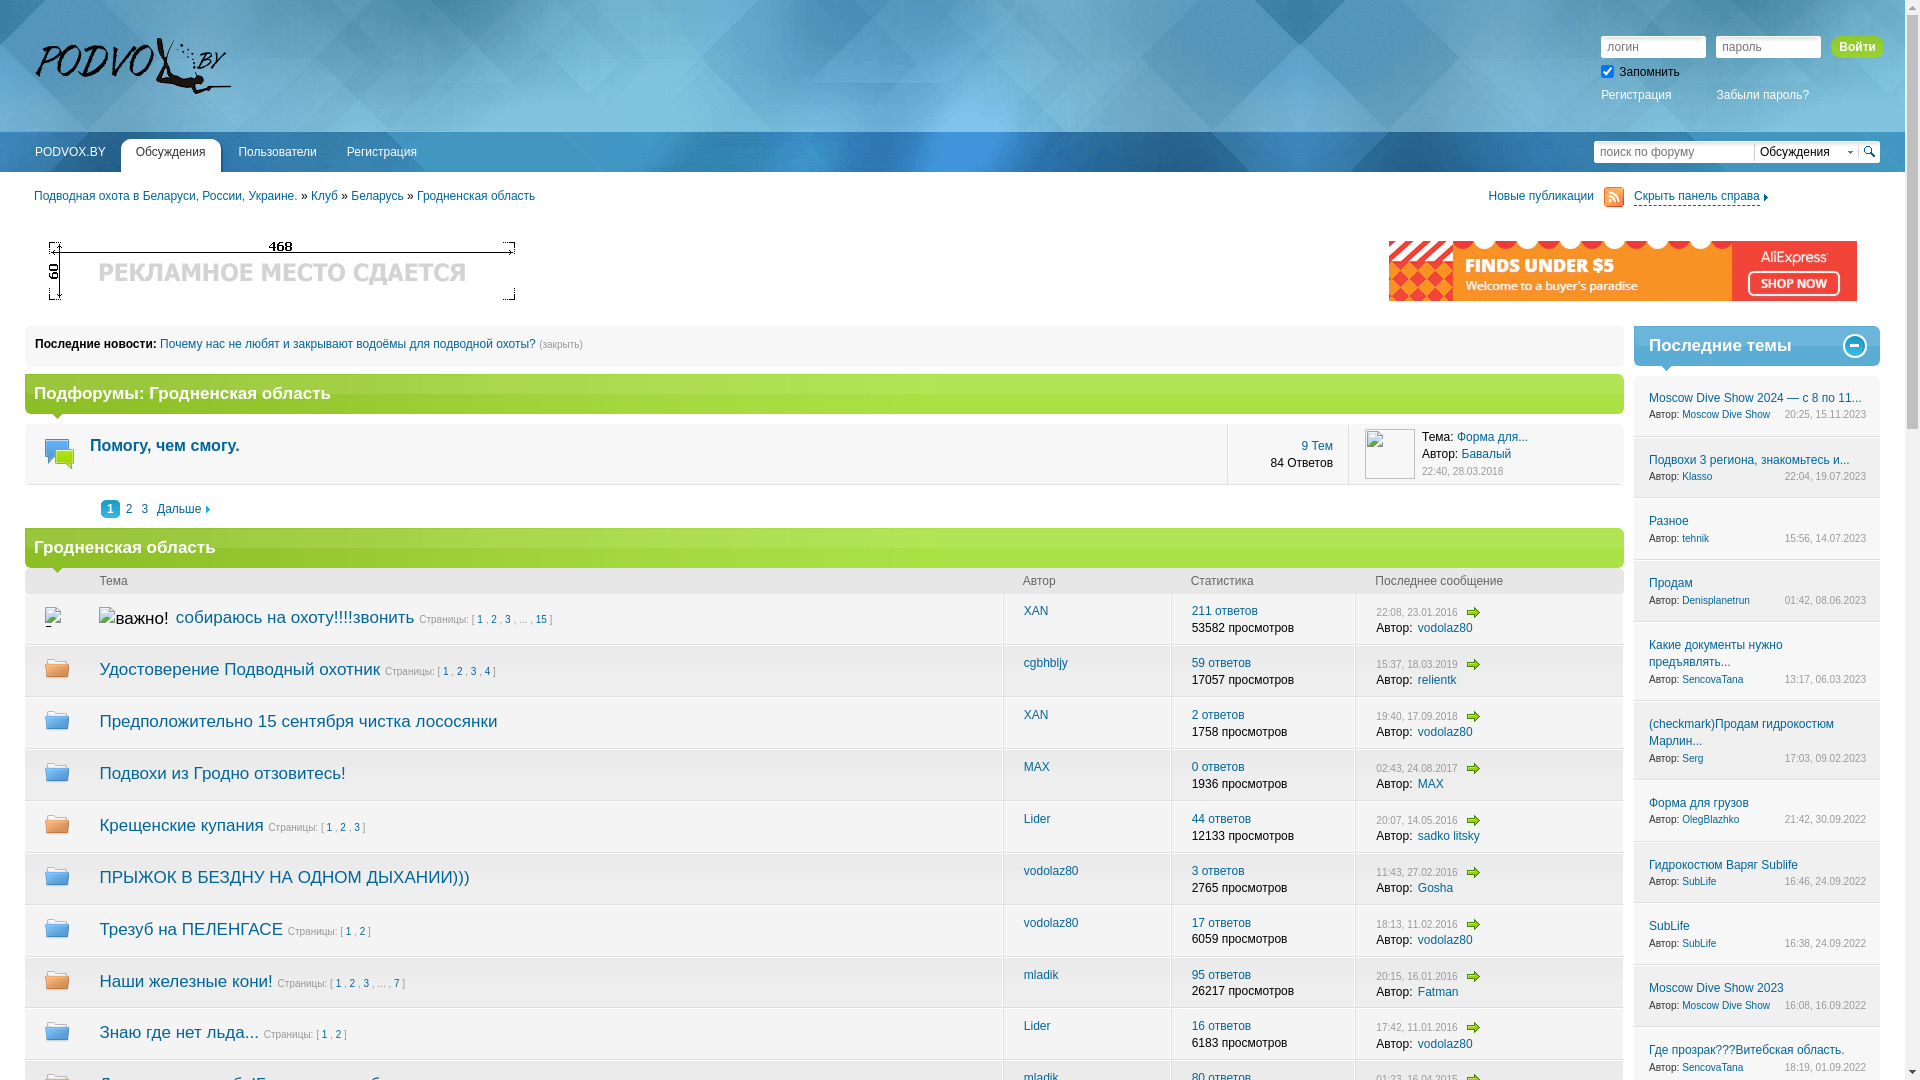 This screenshot has width=1920, height=1080. What do you see at coordinates (1449, 836) in the screenshot?
I see `'sadko litsky'` at bounding box center [1449, 836].